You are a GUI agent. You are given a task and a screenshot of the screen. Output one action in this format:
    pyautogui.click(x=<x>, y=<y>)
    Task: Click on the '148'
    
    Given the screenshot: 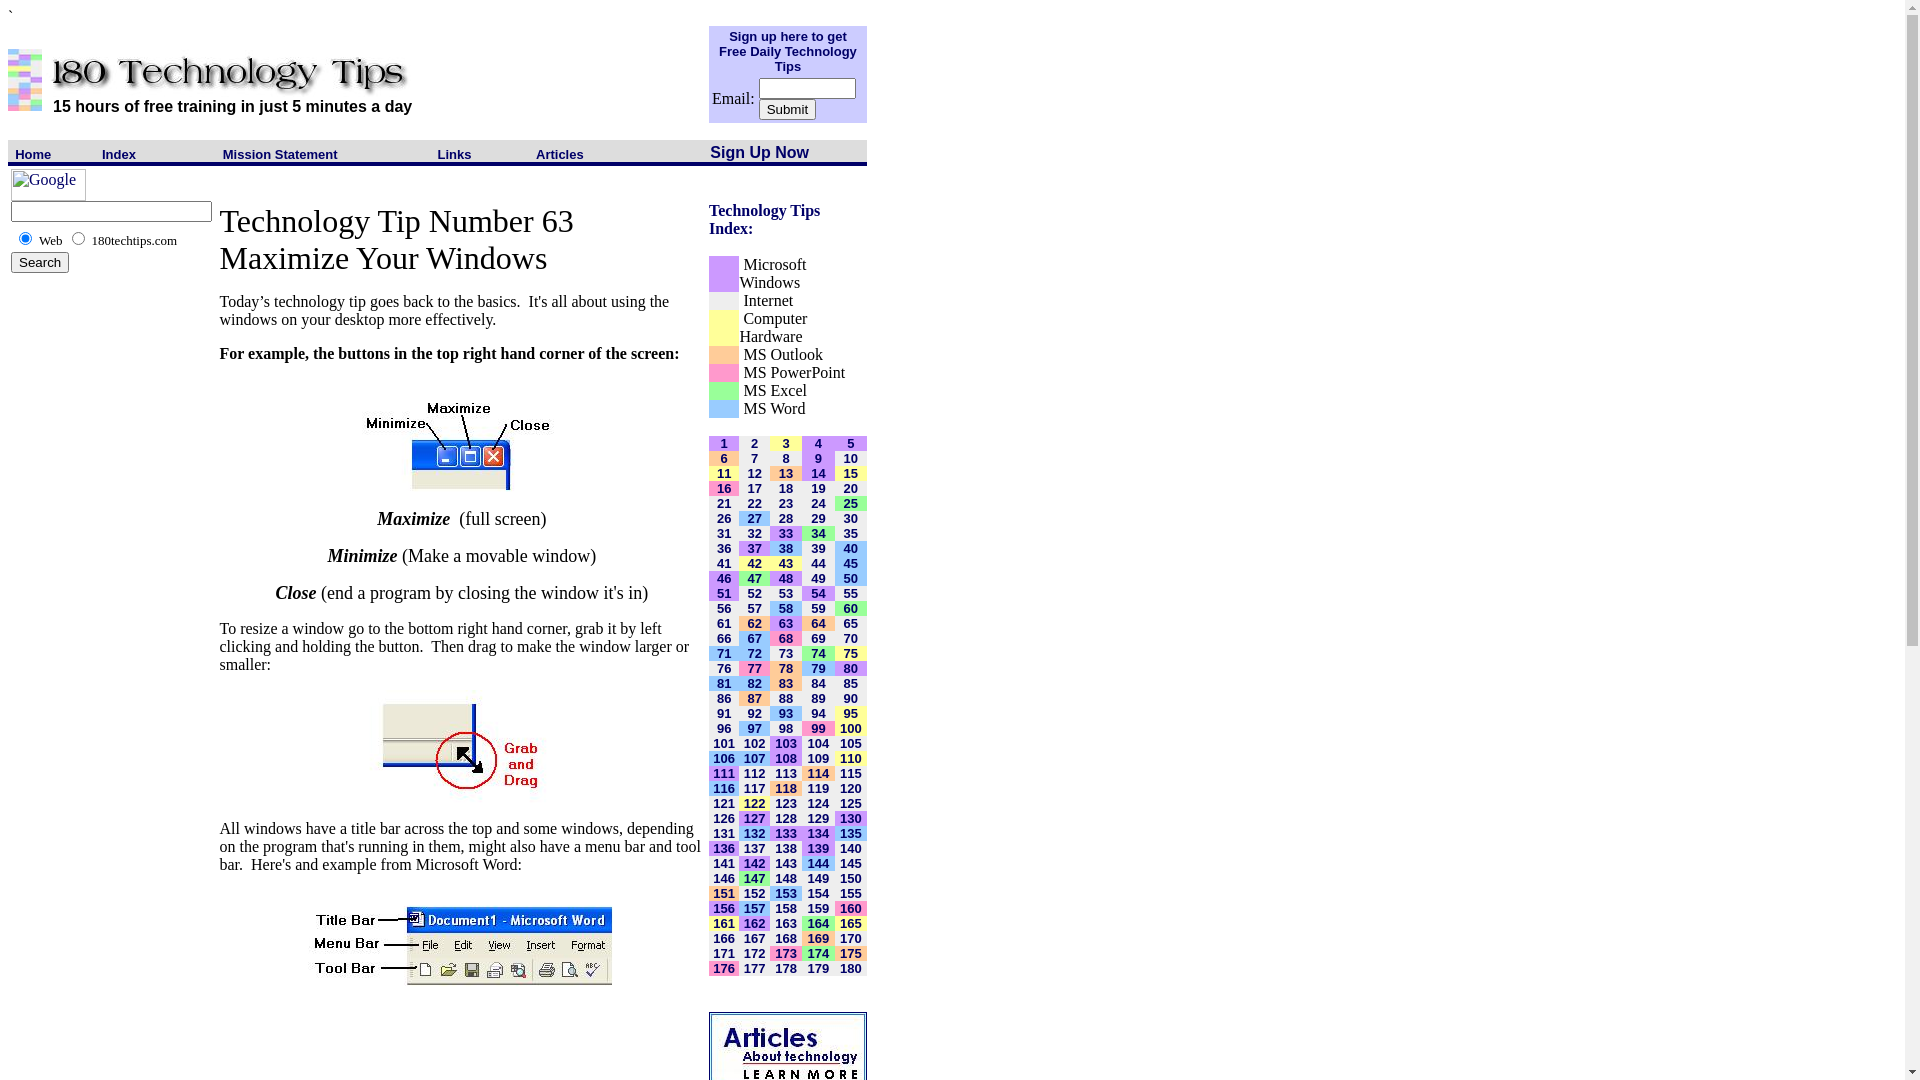 What is the action you would take?
    pyautogui.click(x=785, y=876)
    